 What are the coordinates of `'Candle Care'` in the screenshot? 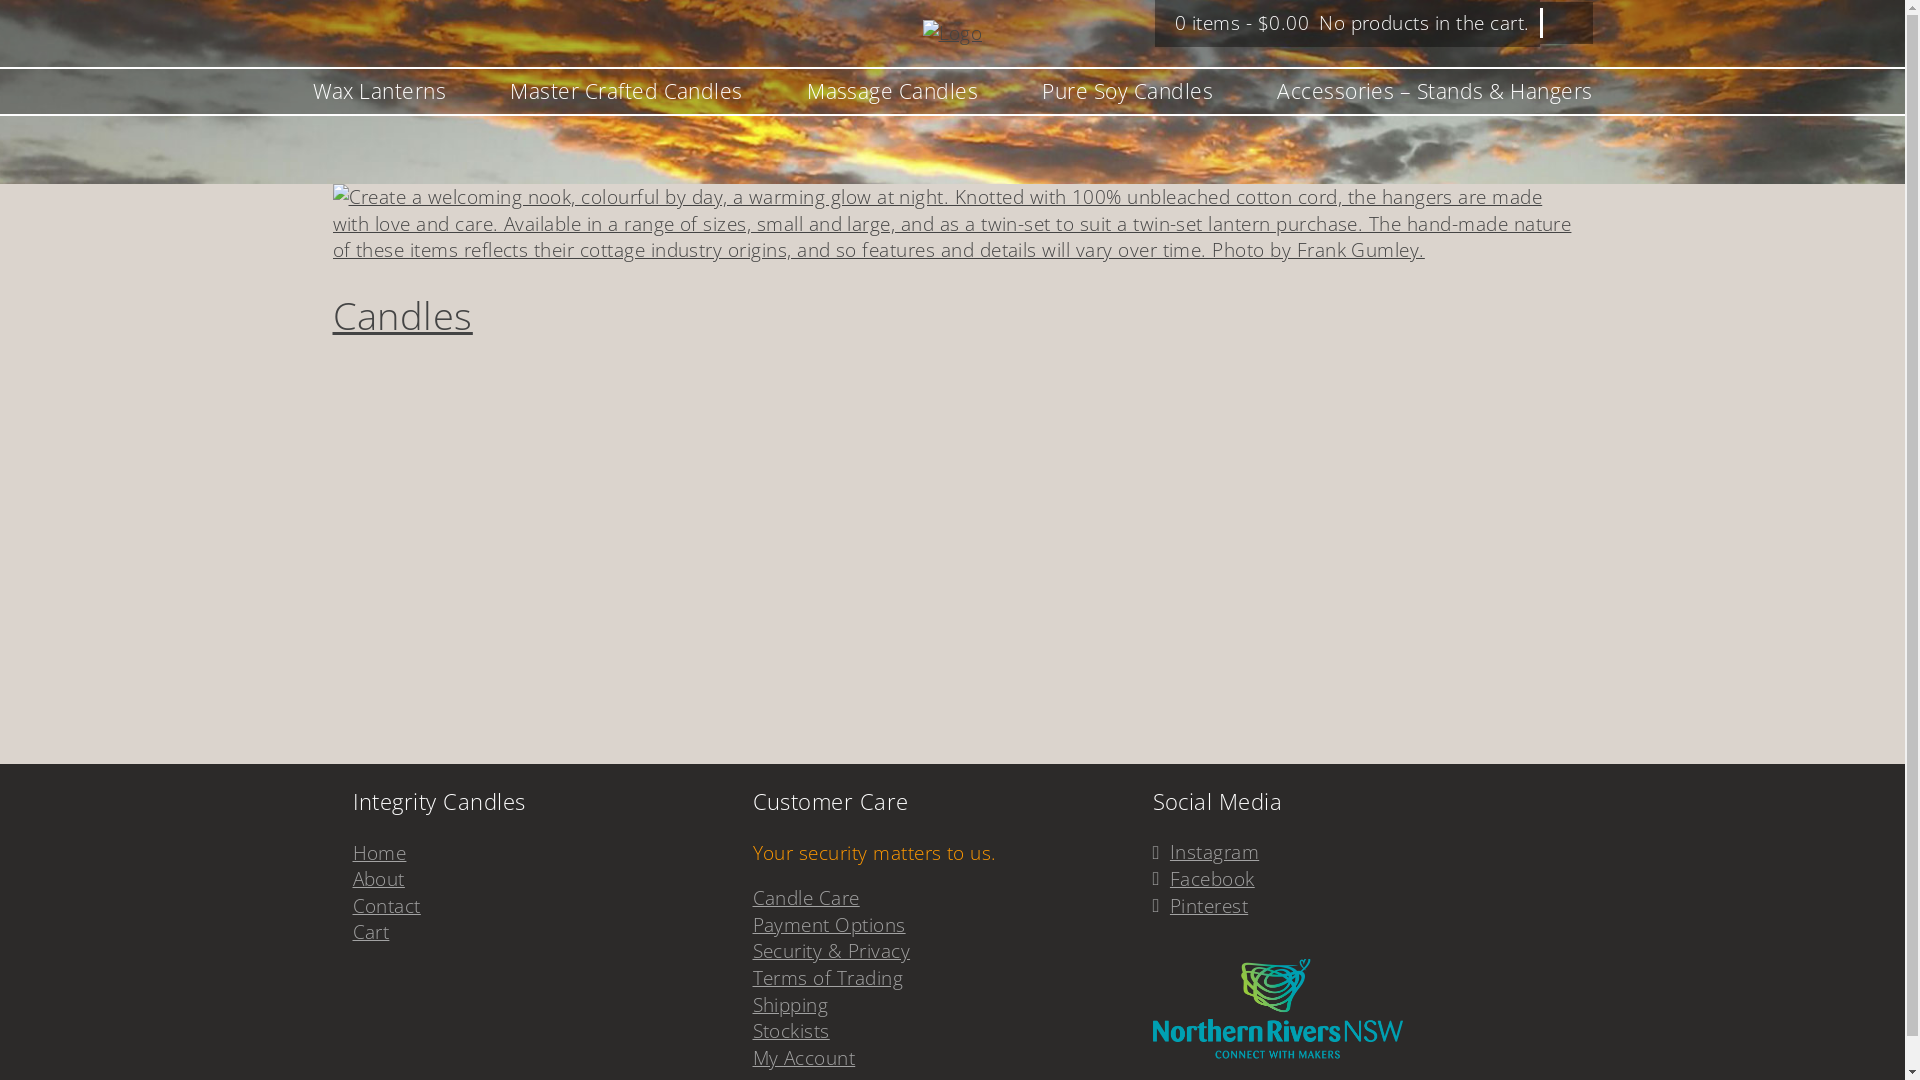 It's located at (805, 897).